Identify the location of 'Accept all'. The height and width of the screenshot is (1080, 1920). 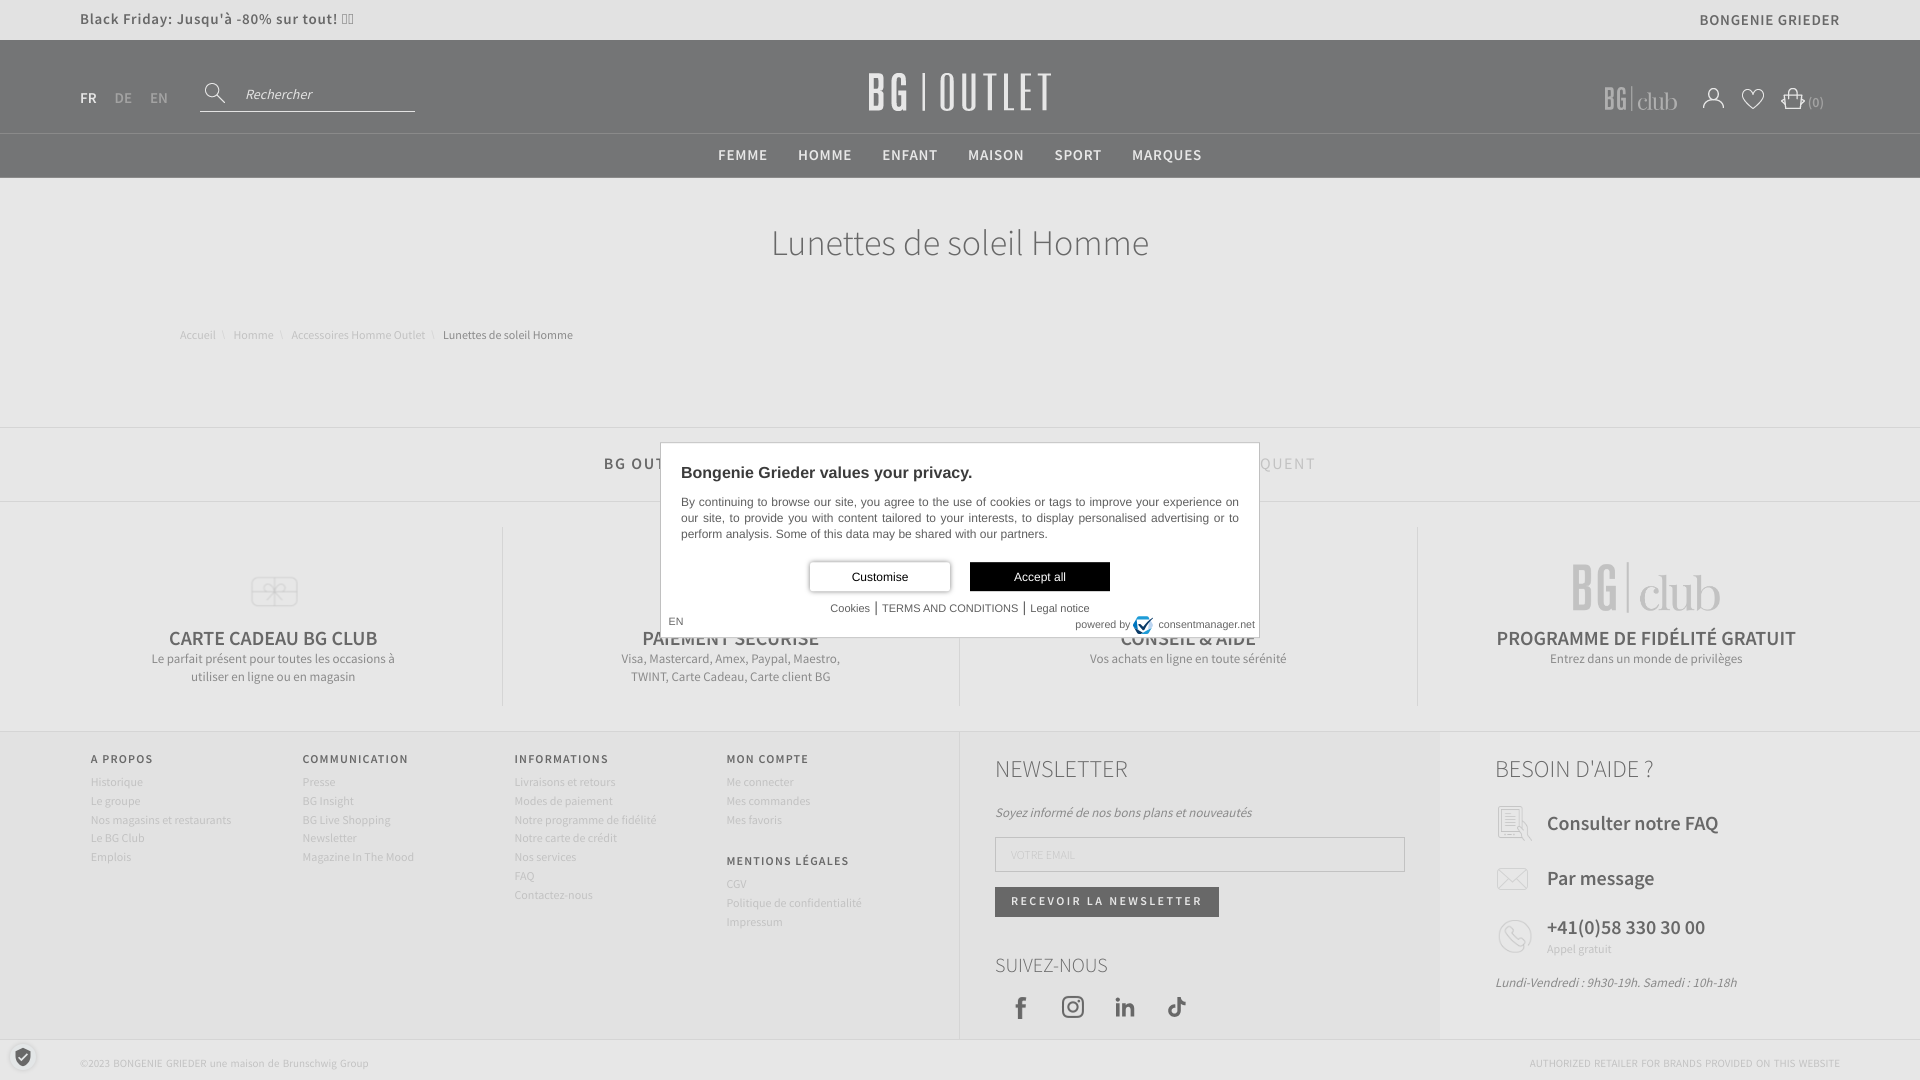
(969, 576).